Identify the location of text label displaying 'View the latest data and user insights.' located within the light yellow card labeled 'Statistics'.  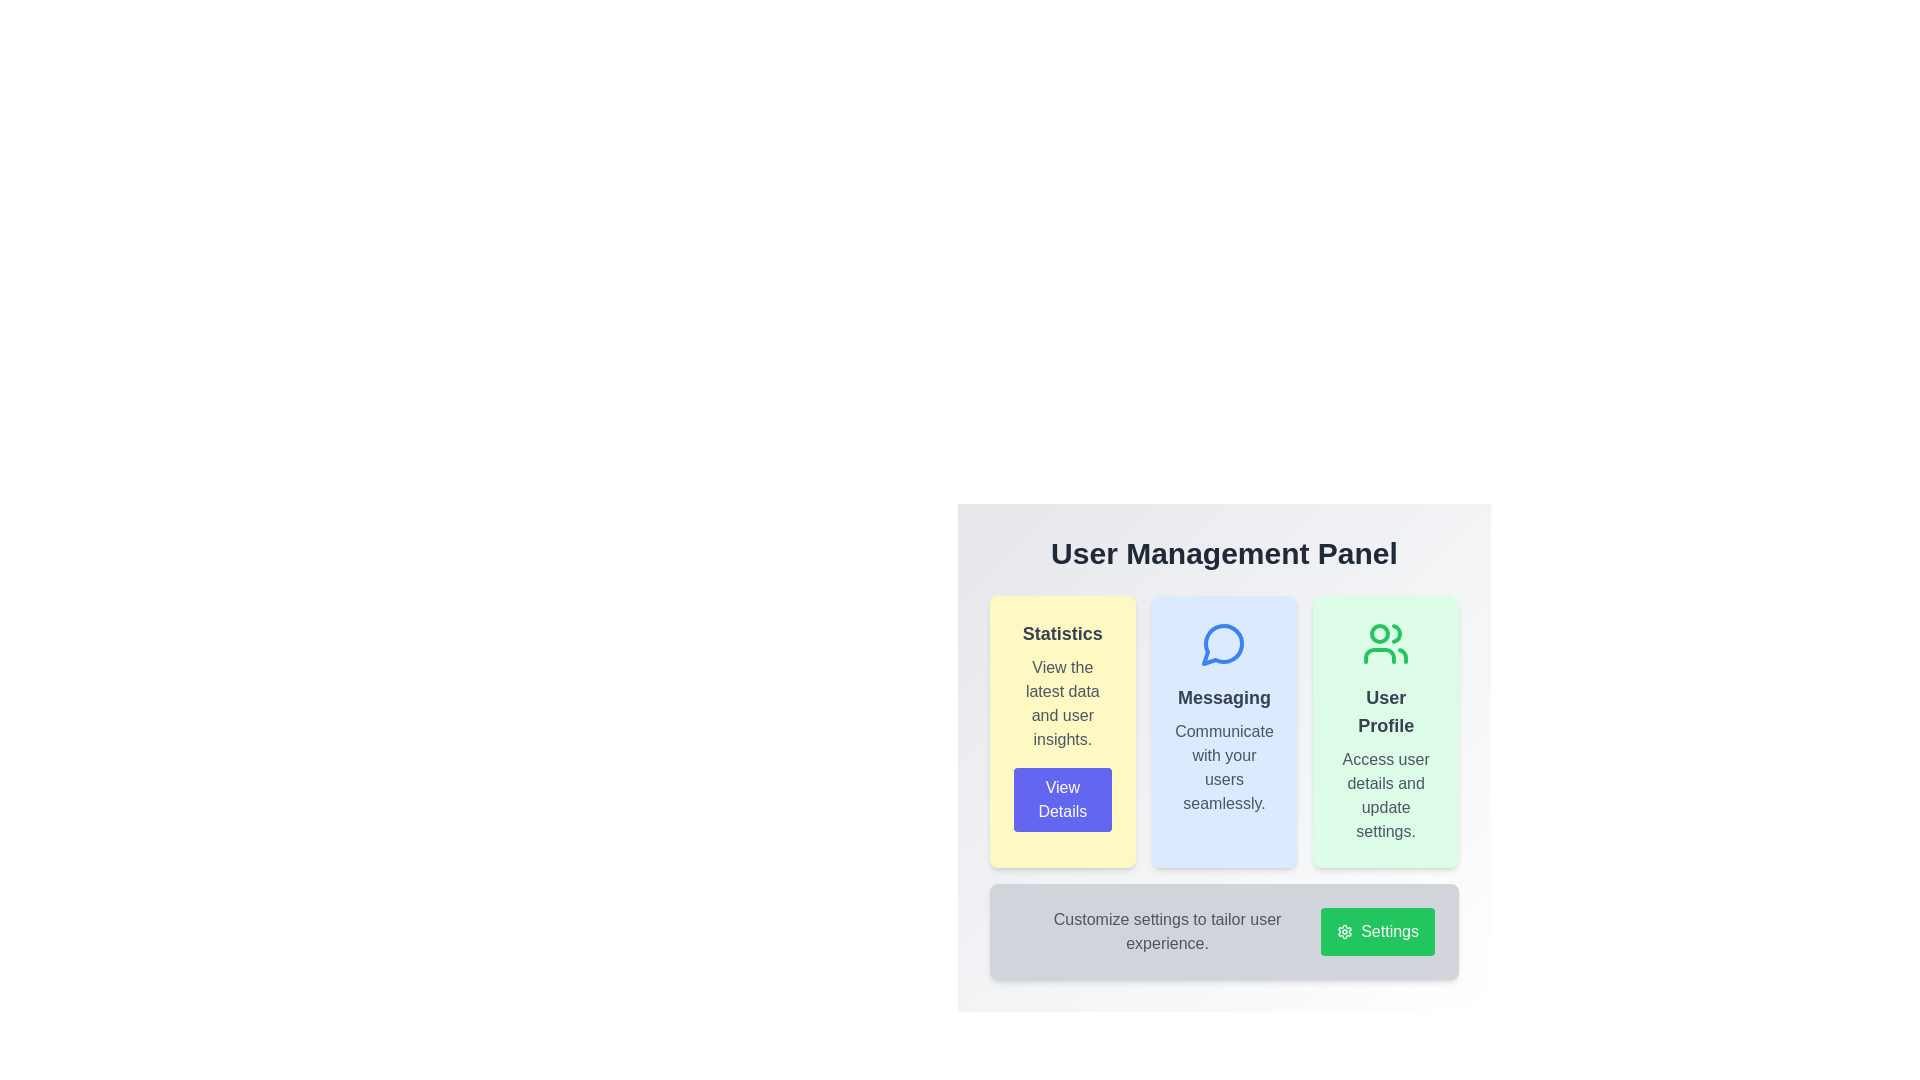
(1061, 703).